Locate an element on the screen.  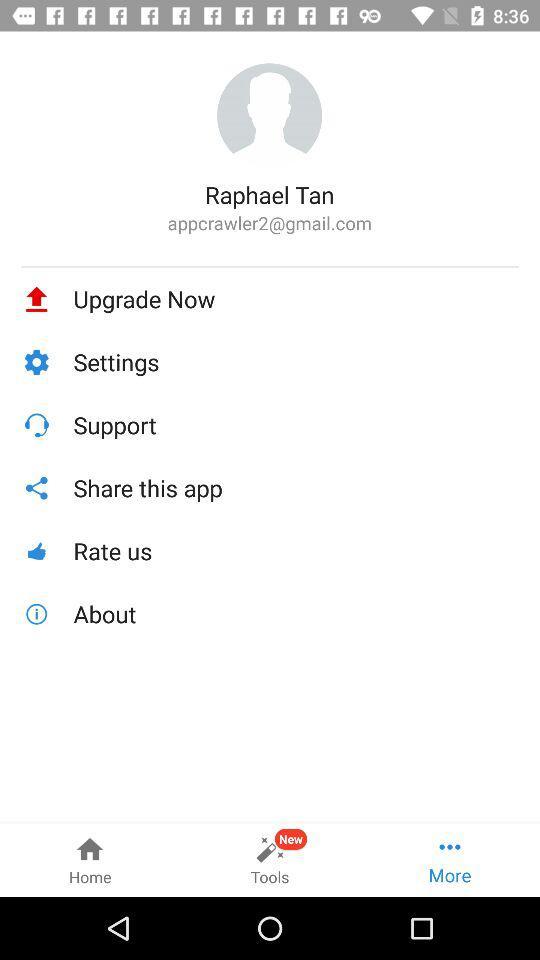
the support icon is located at coordinates (295, 425).